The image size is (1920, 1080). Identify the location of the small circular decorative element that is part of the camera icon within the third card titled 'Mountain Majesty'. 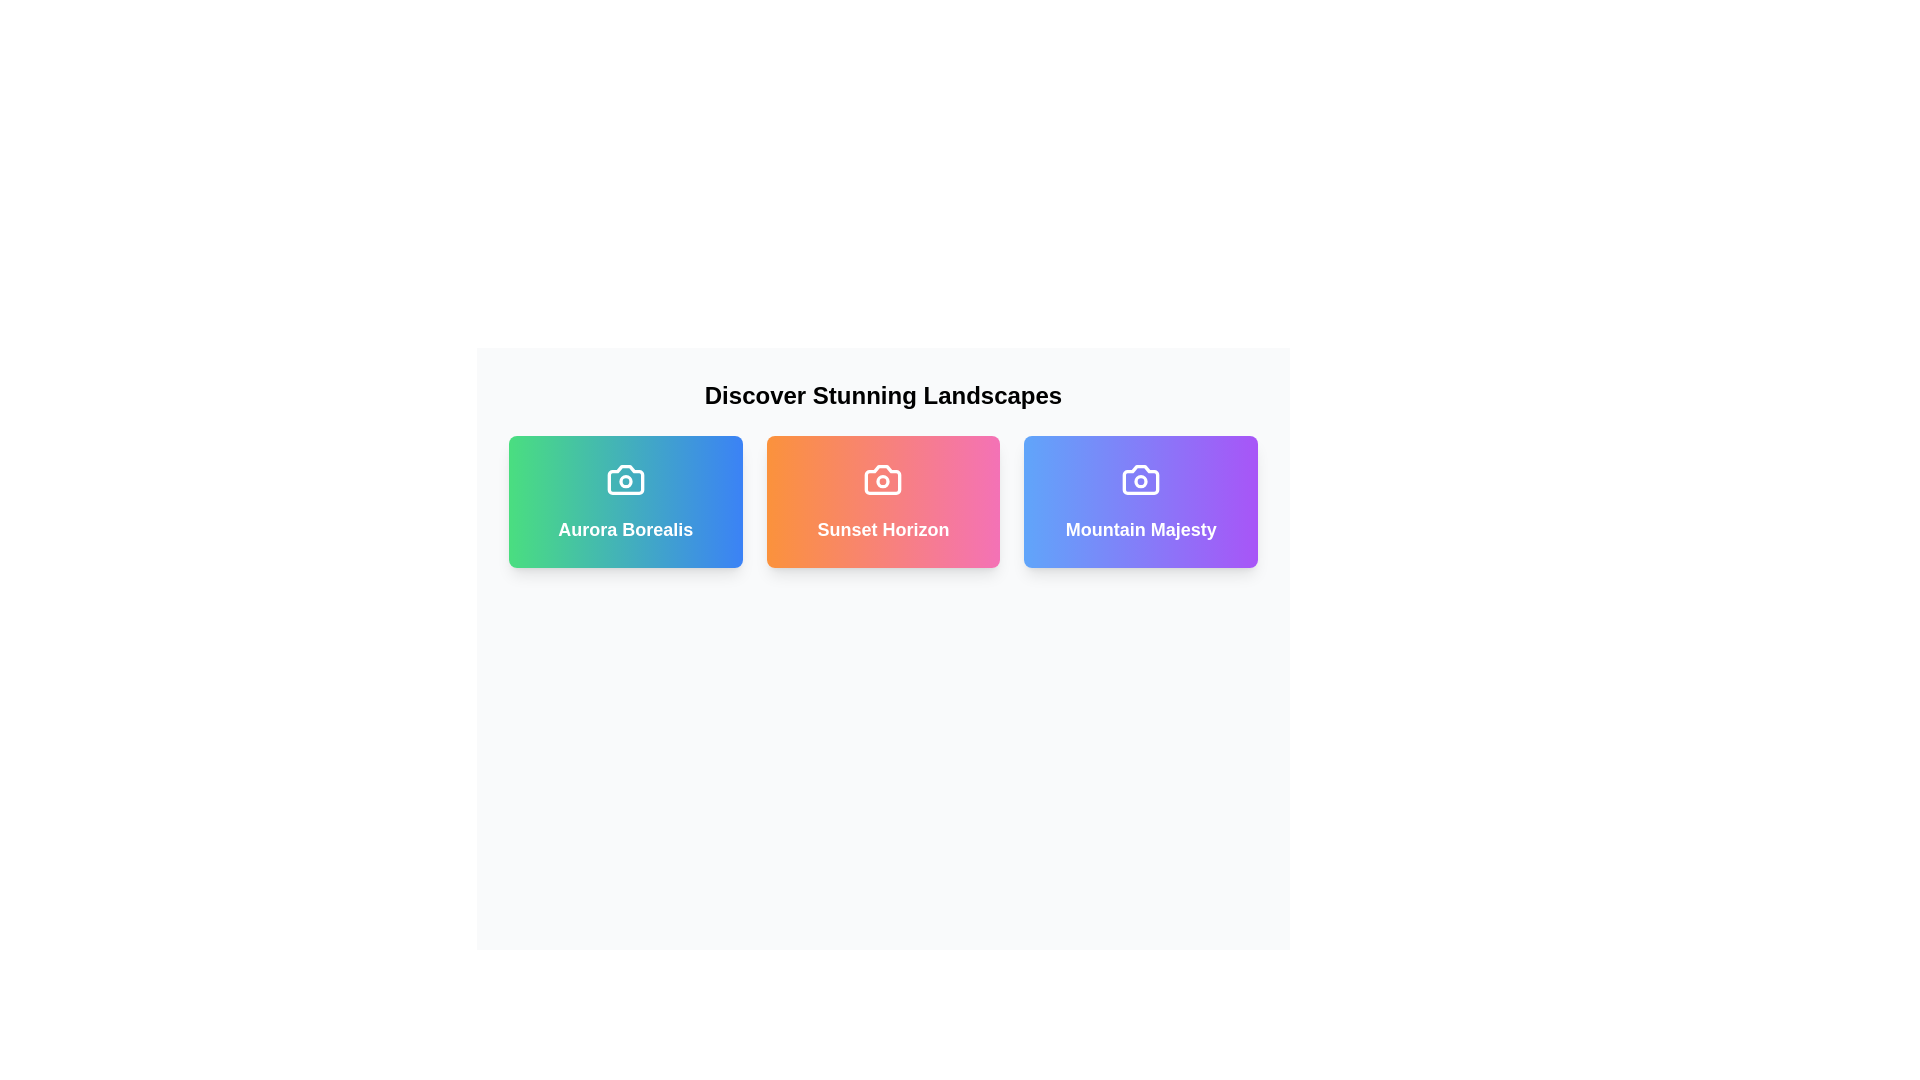
(1141, 481).